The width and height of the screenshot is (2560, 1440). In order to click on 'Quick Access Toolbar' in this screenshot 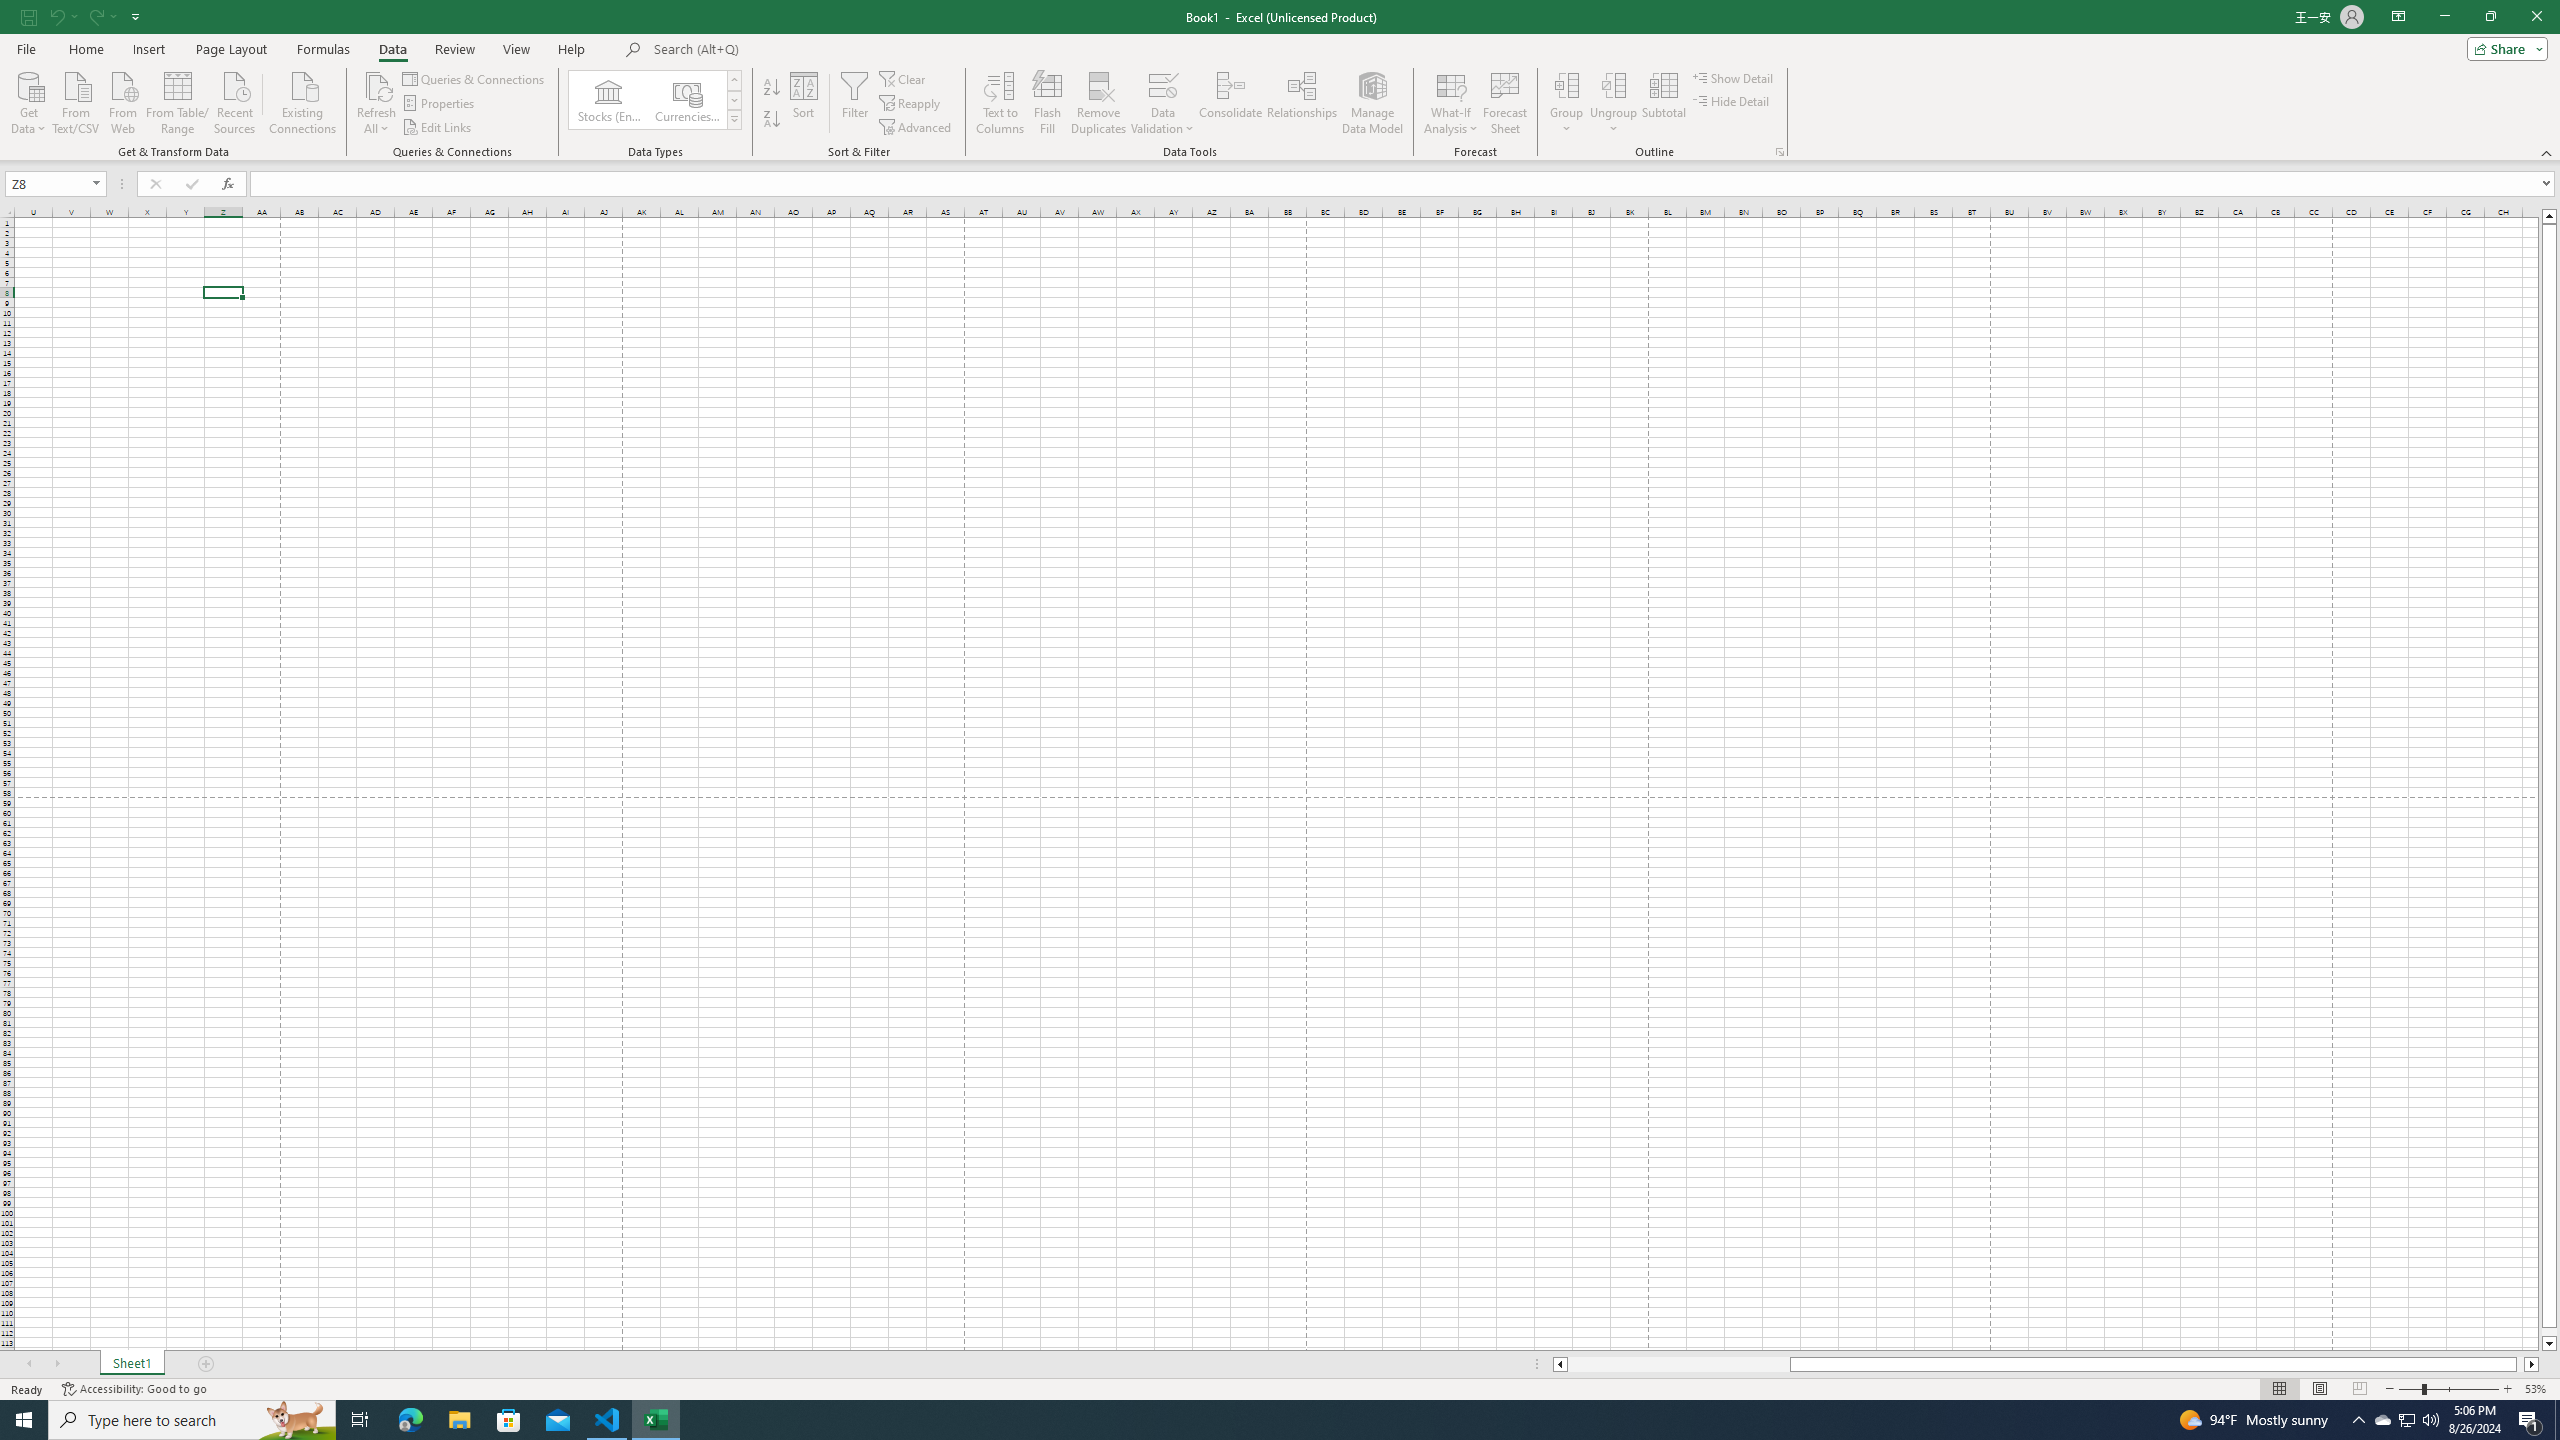, I will do `click(82, 16)`.